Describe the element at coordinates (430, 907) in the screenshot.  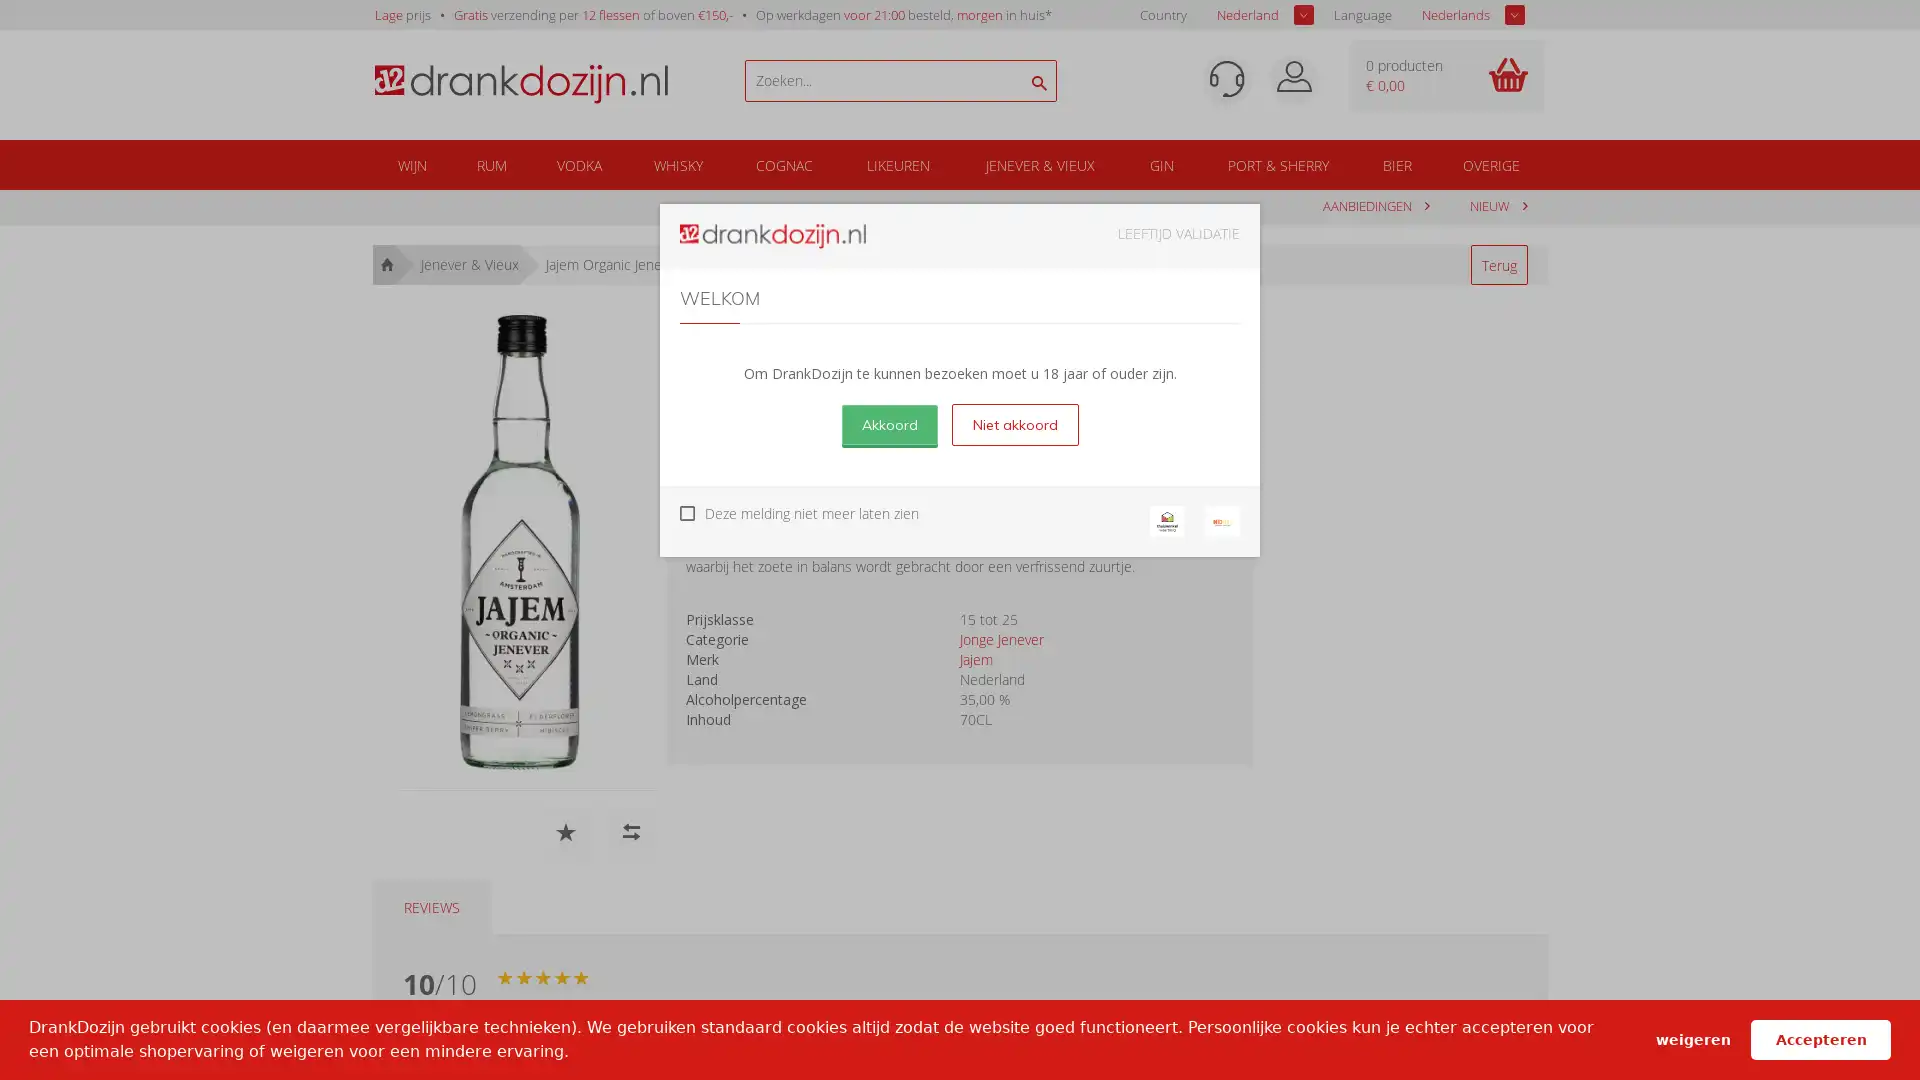
I see `REVIEWS` at that location.